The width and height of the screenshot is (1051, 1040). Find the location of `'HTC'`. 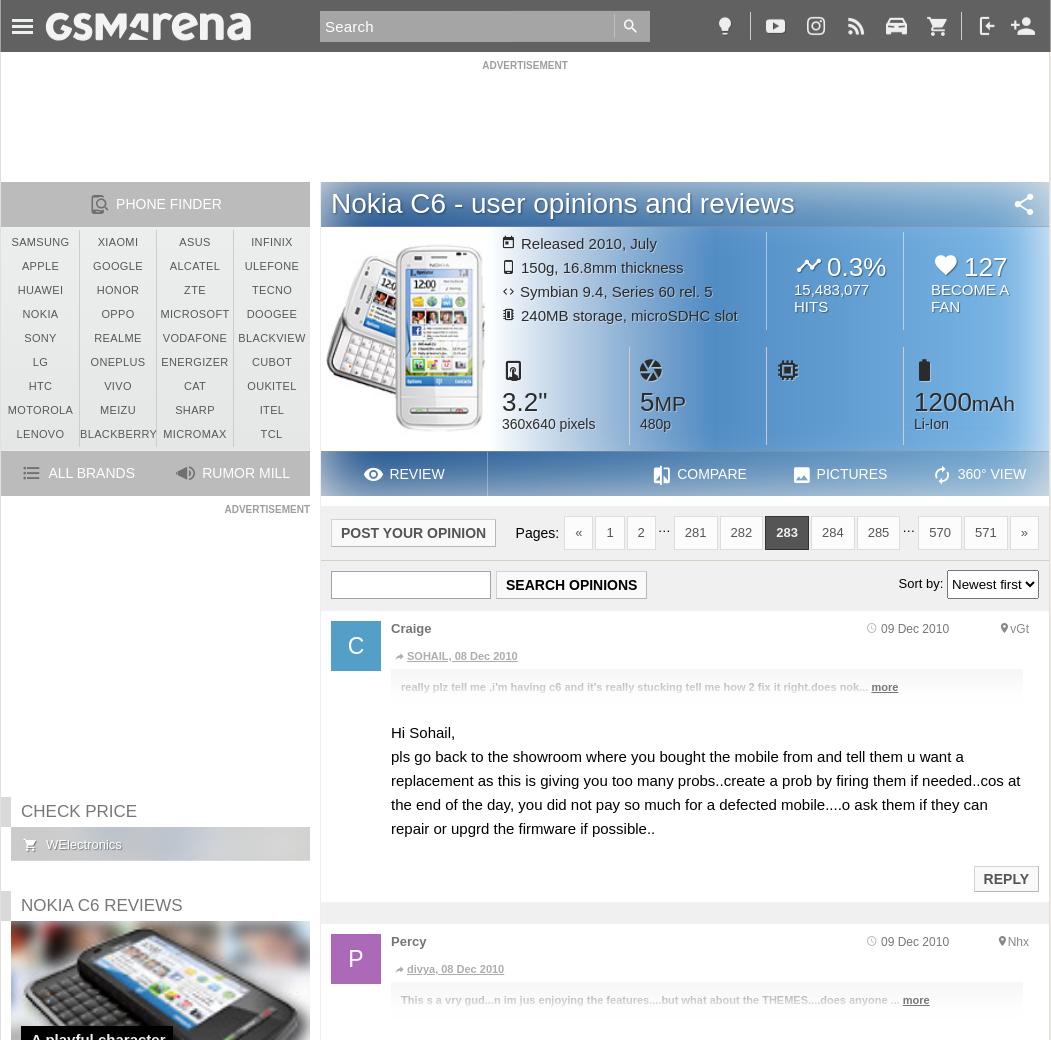

'HTC' is located at coordinates (27, 385).